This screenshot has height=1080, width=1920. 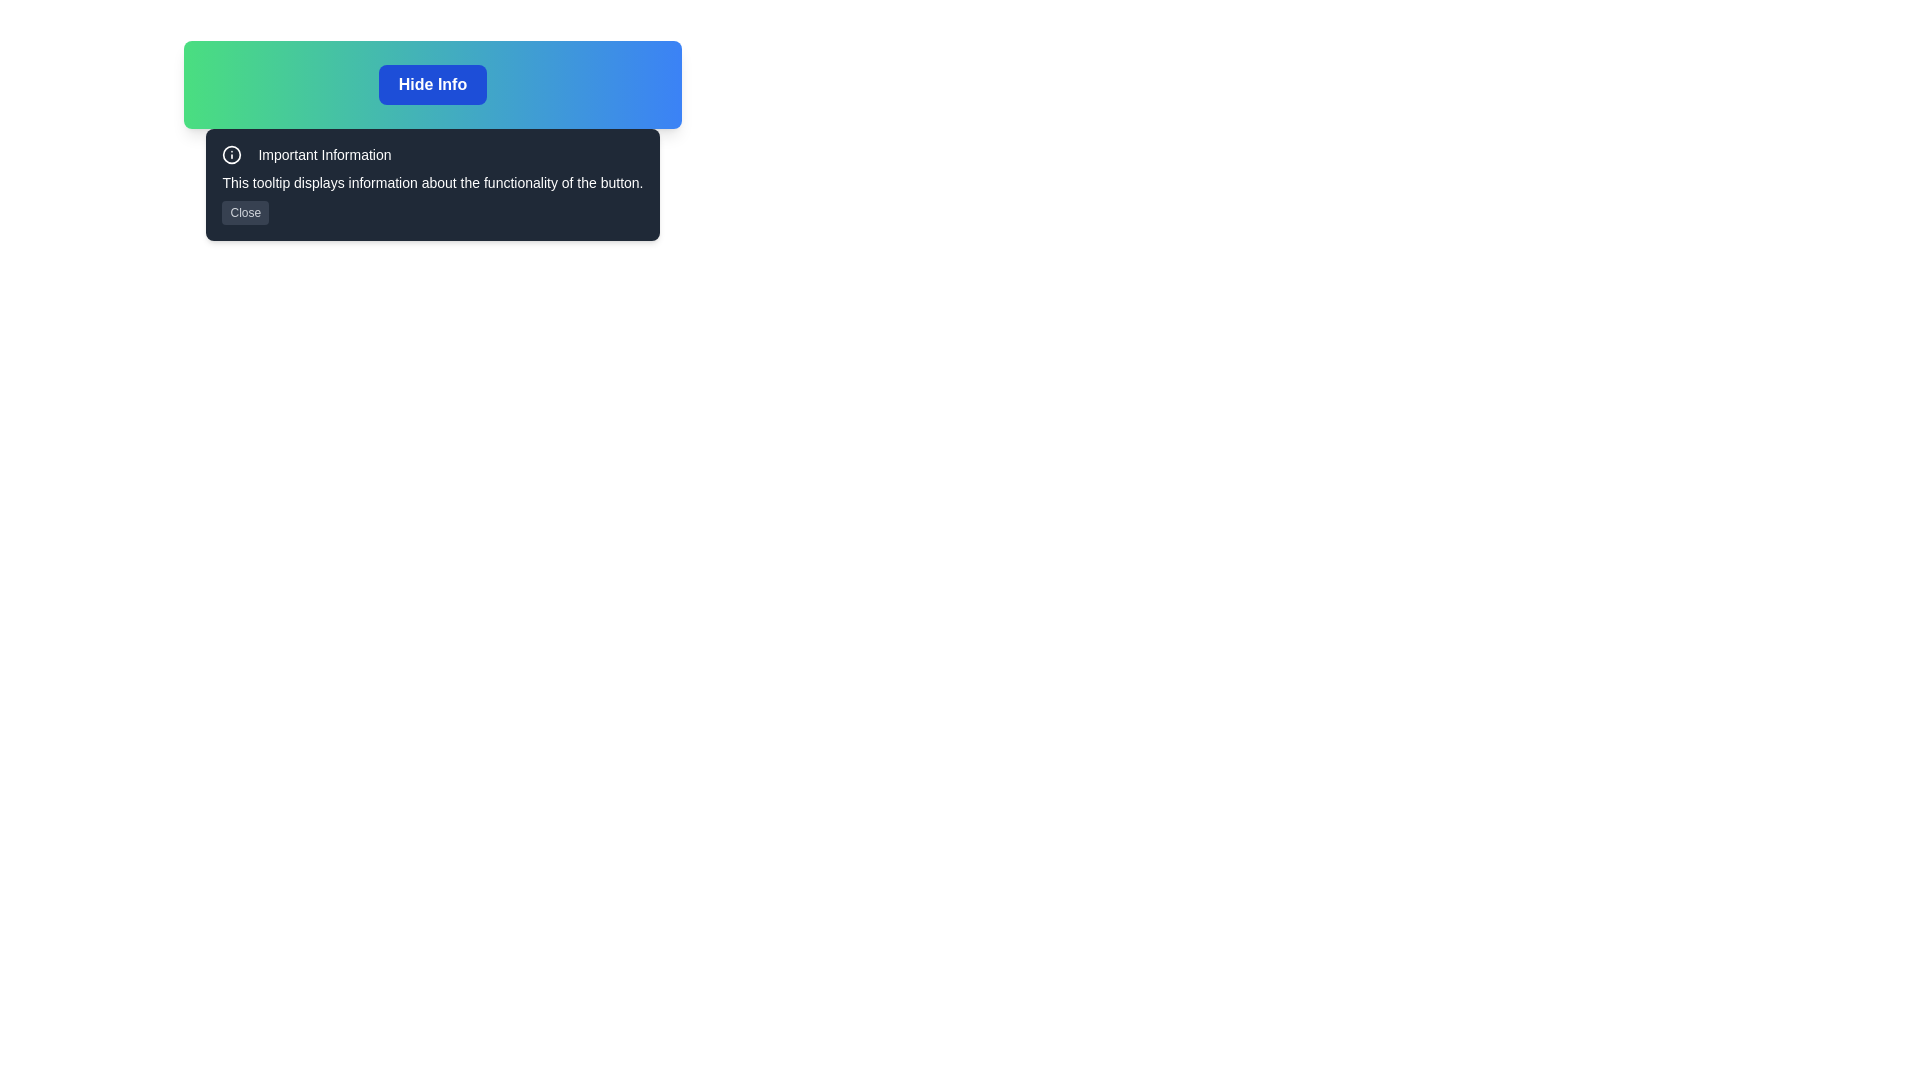 I want to click on the tooltip title text located in the top-left corner of the tooltip to read the full tooltip title, so click(x=306, y=153).